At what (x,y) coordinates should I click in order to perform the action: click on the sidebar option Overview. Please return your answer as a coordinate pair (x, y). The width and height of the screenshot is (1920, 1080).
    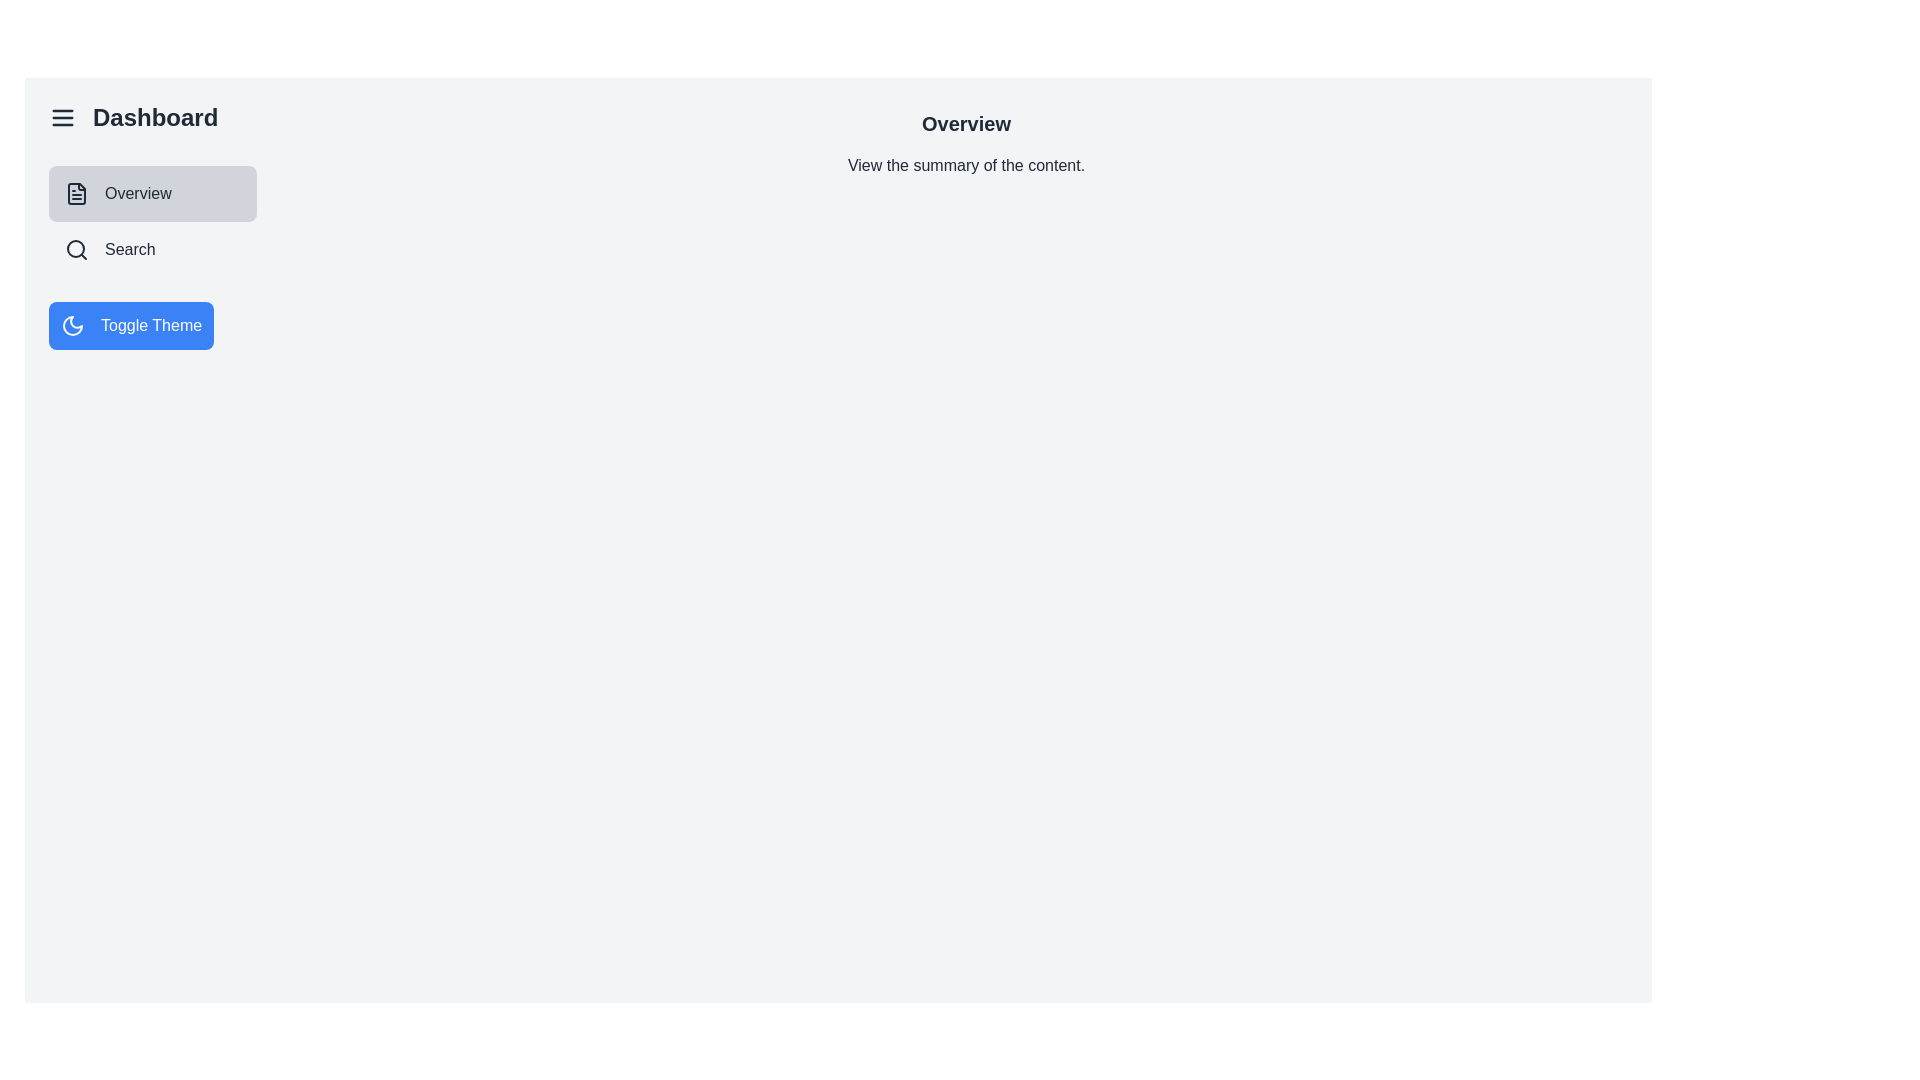
    Looking at the image, I should click on (152, 193).